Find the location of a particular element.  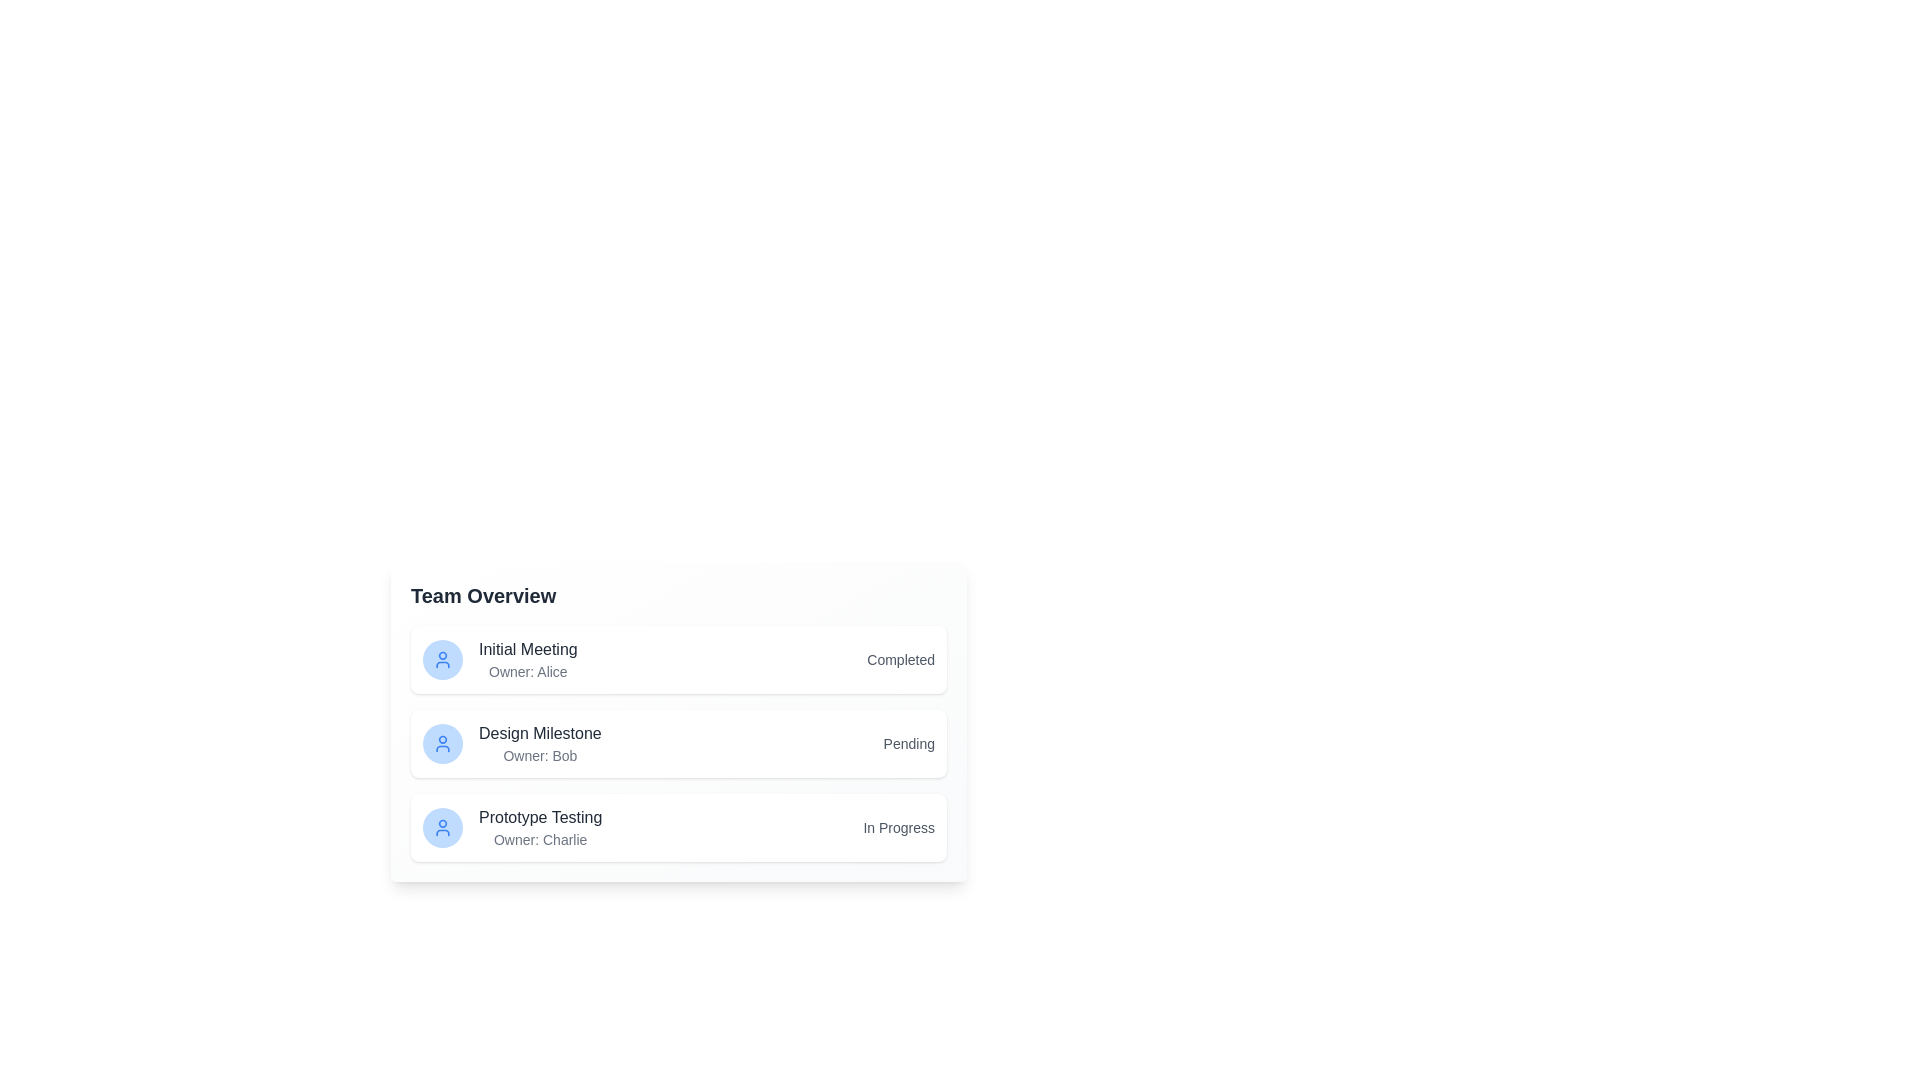

the Textual Display Component that shows task or milestone name and owner information, located to the right of a light blue circular avatar icon and before a status indicator labeled 'Pending' is located at coordinates (540, 744).